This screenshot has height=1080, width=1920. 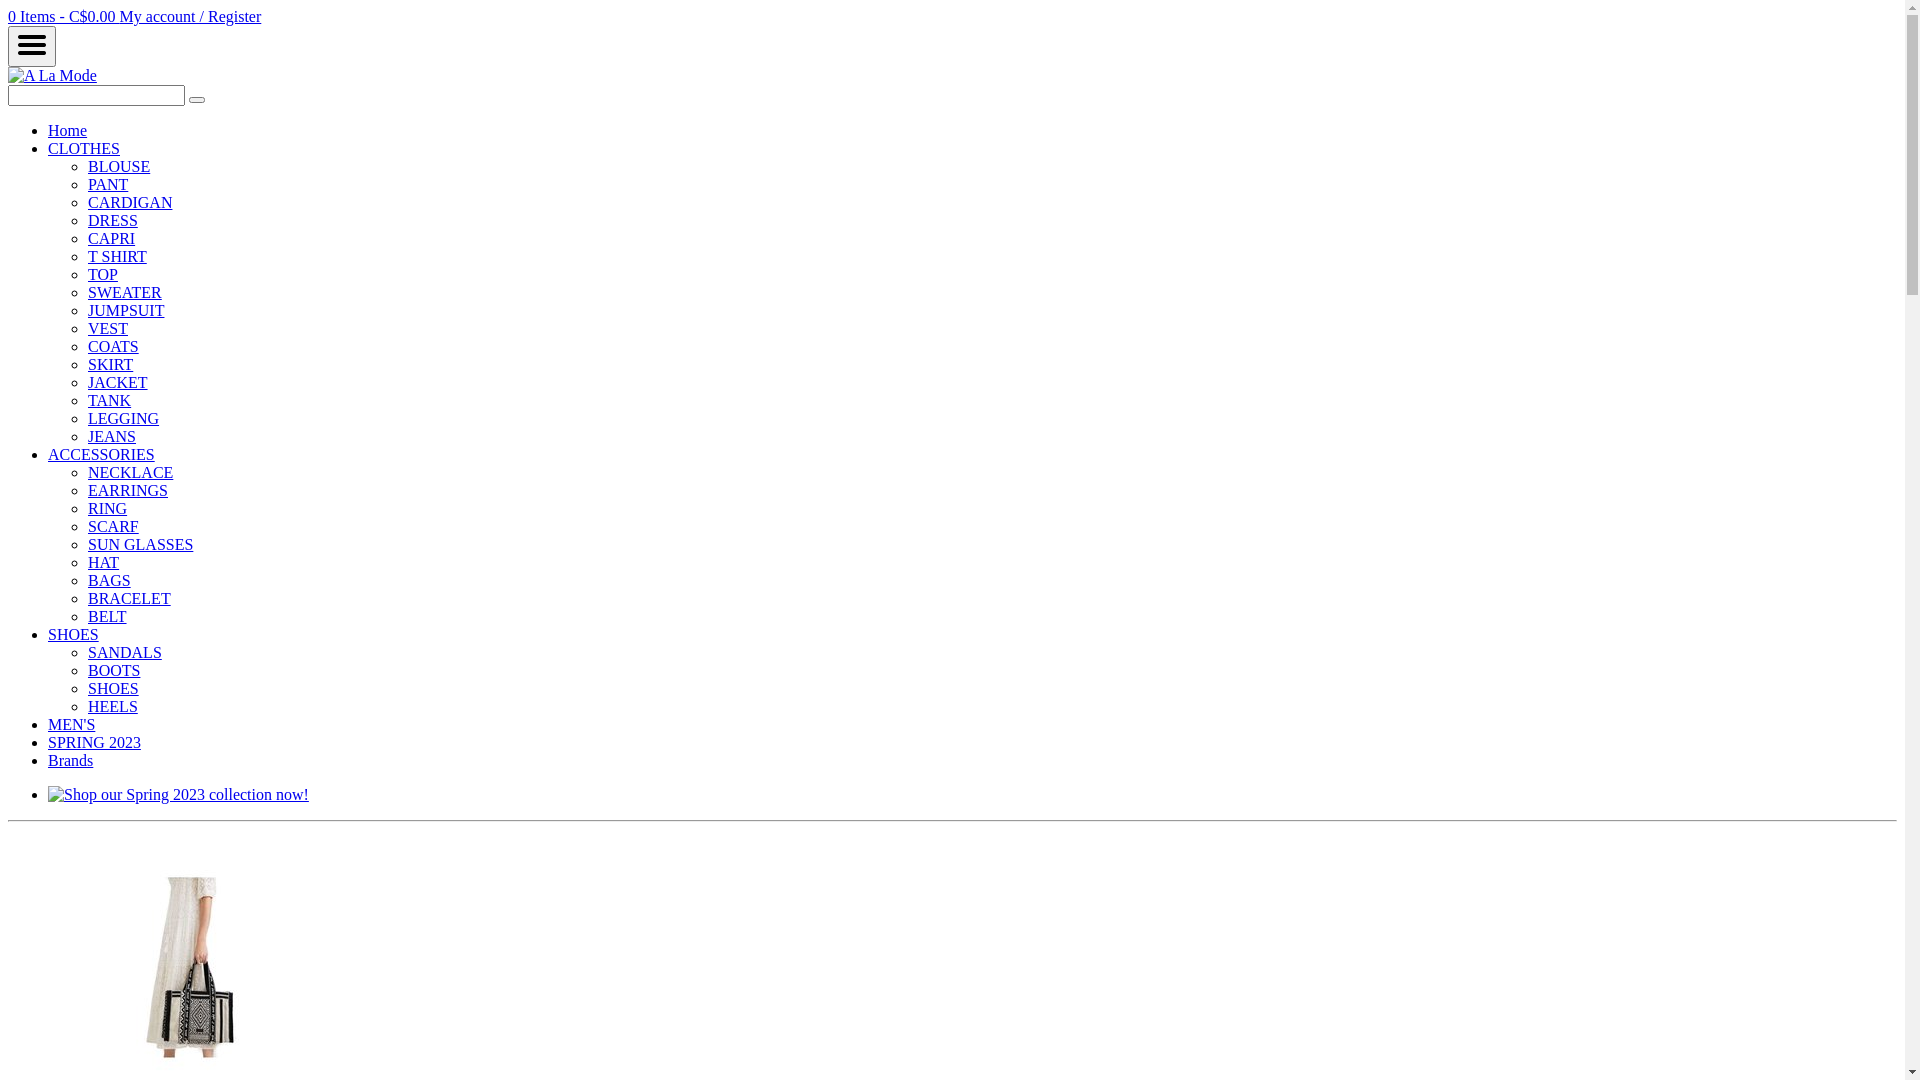 What do you see at coordinates (108, 400) in the screenshot?
I see `'TANK'` at bounding box center [108, 400].